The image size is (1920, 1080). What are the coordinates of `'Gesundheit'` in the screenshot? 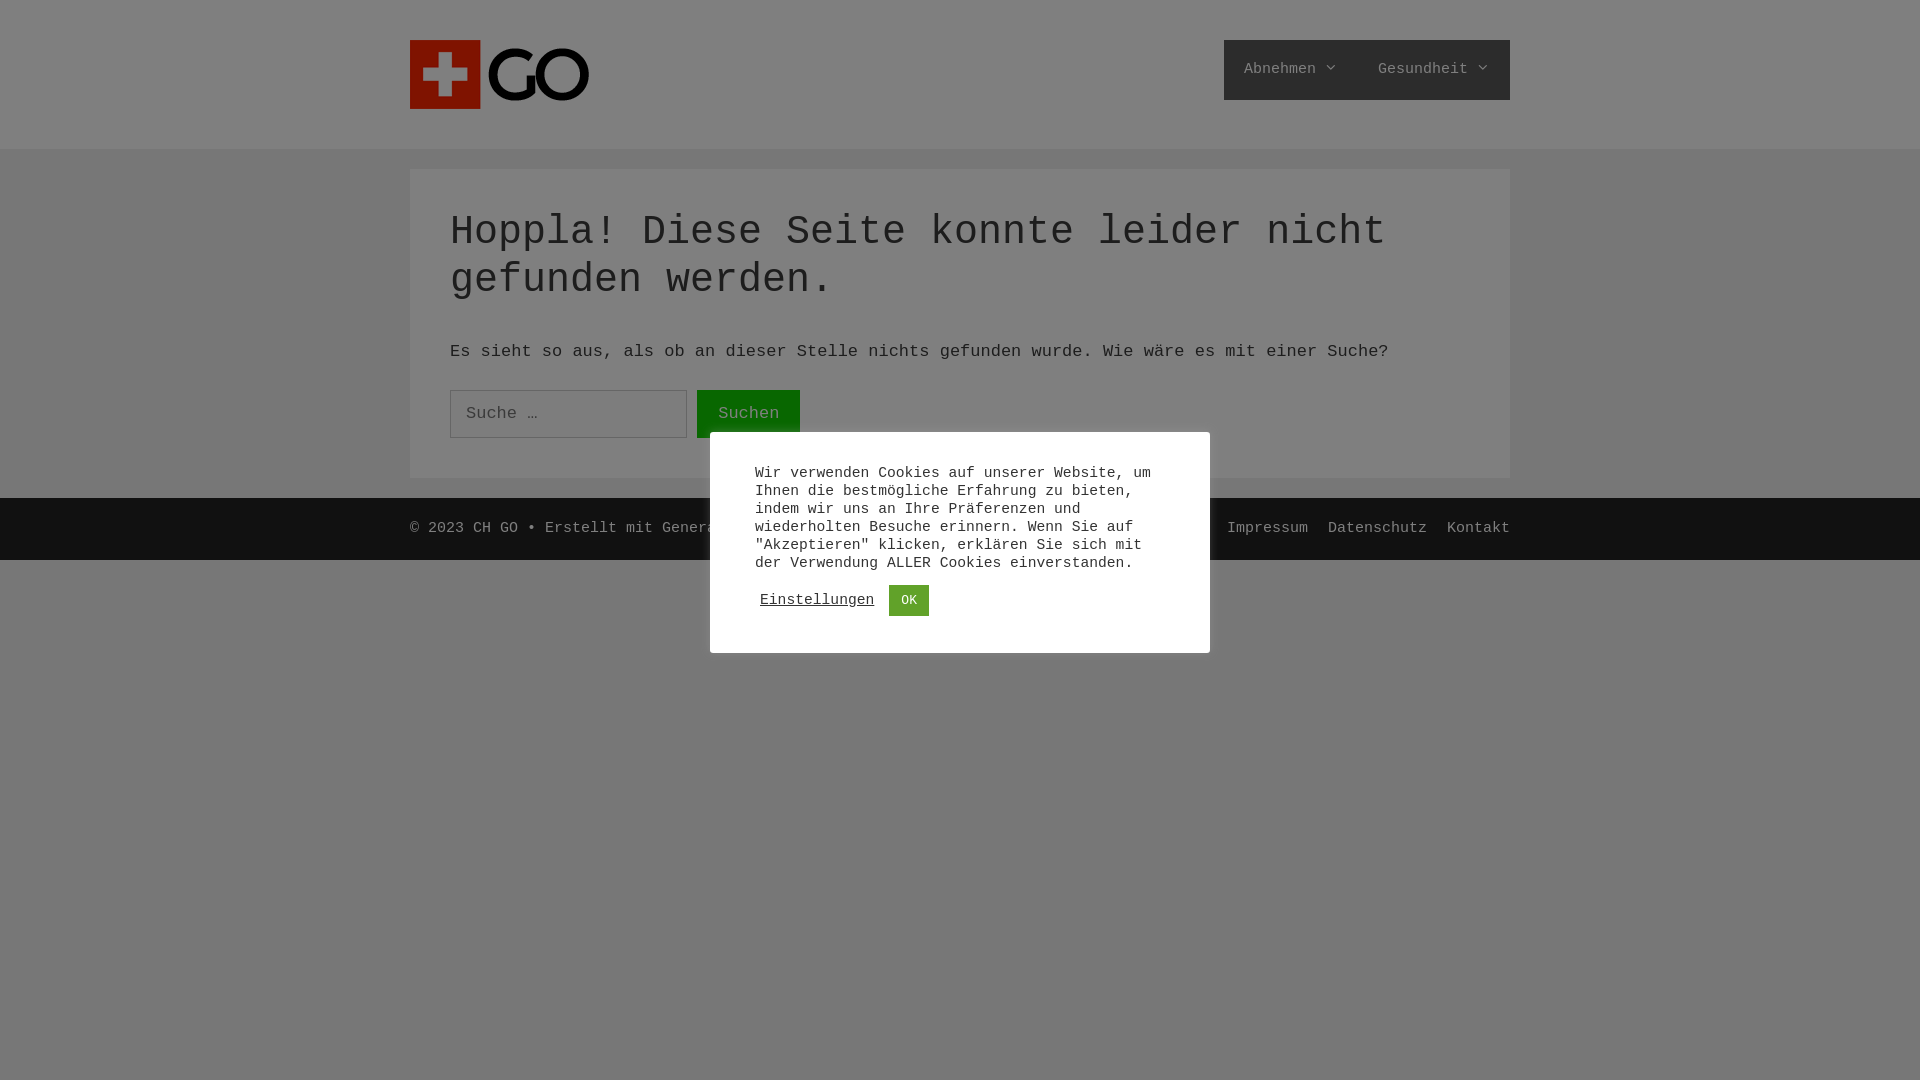 It's located at (1433, 68).